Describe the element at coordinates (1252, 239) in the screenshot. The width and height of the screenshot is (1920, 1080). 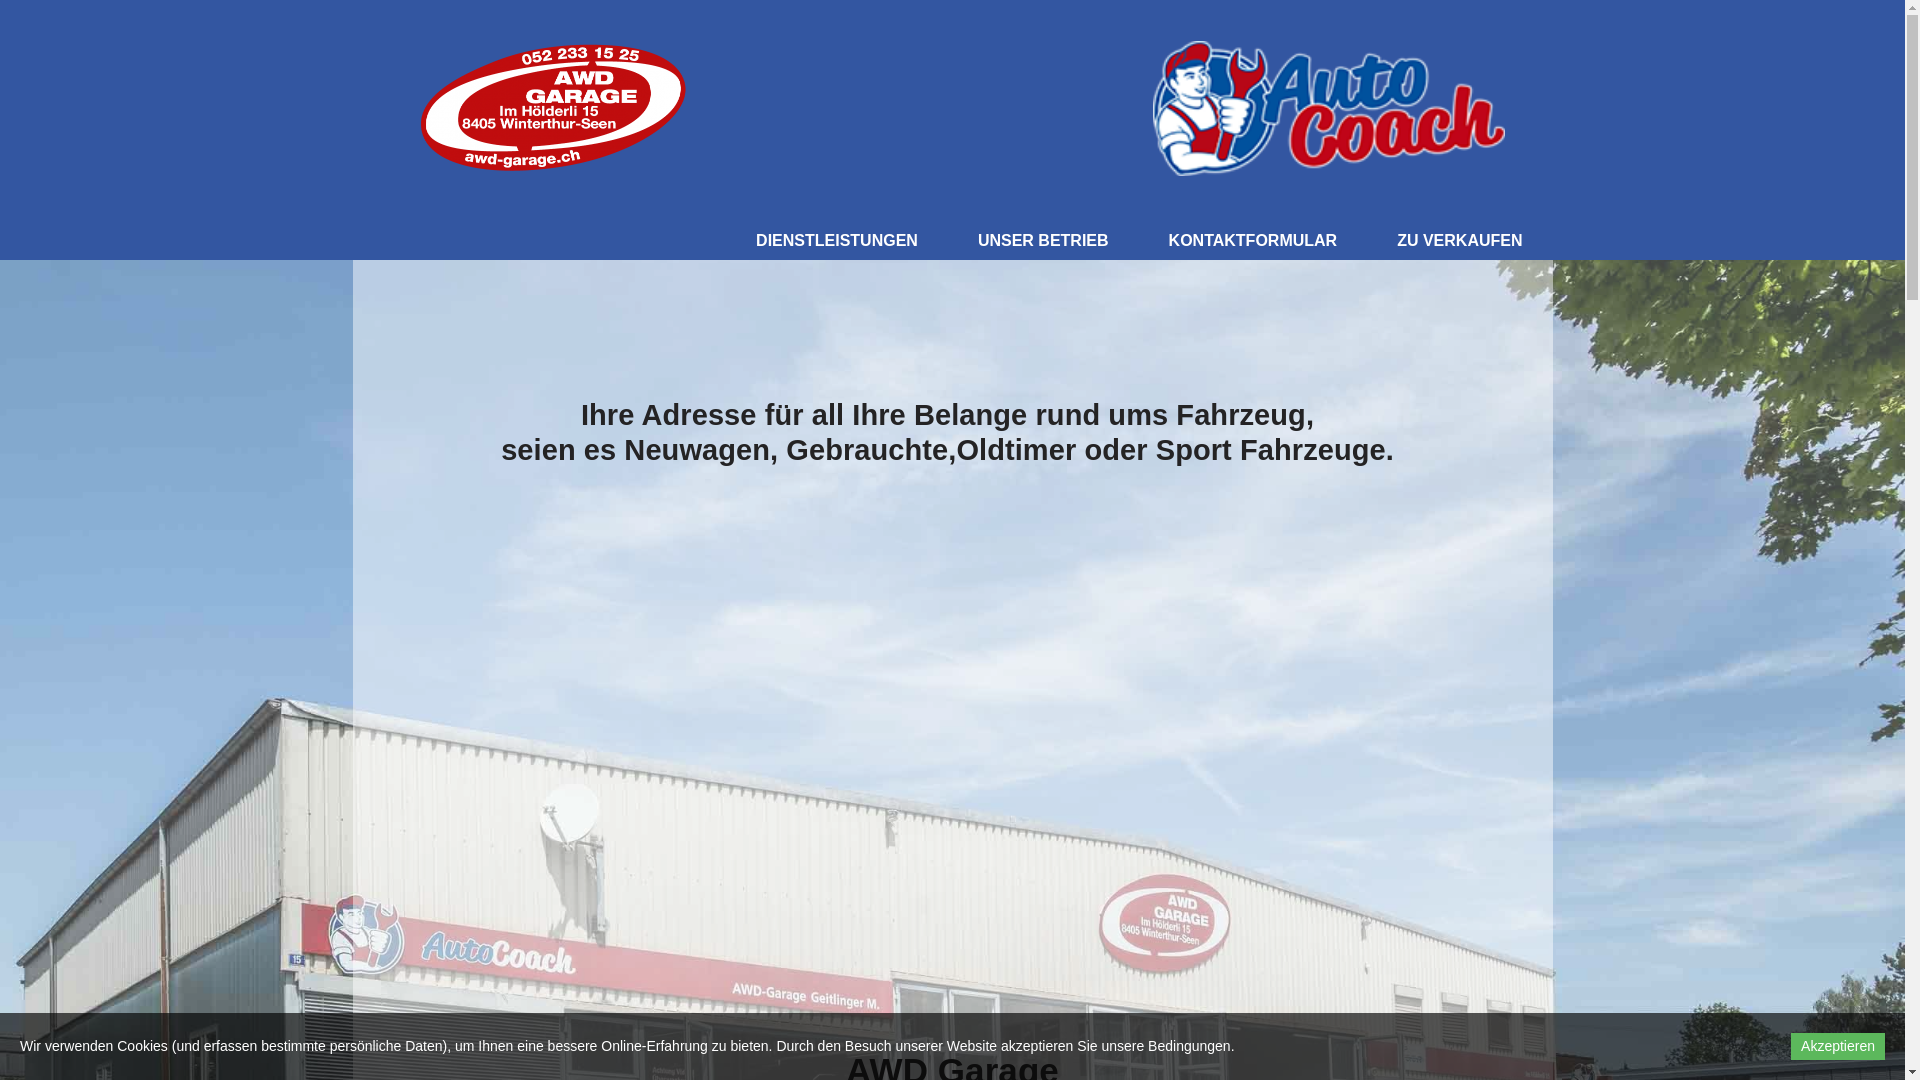
I see `'KONTAKTFORMULAR'` at that location.